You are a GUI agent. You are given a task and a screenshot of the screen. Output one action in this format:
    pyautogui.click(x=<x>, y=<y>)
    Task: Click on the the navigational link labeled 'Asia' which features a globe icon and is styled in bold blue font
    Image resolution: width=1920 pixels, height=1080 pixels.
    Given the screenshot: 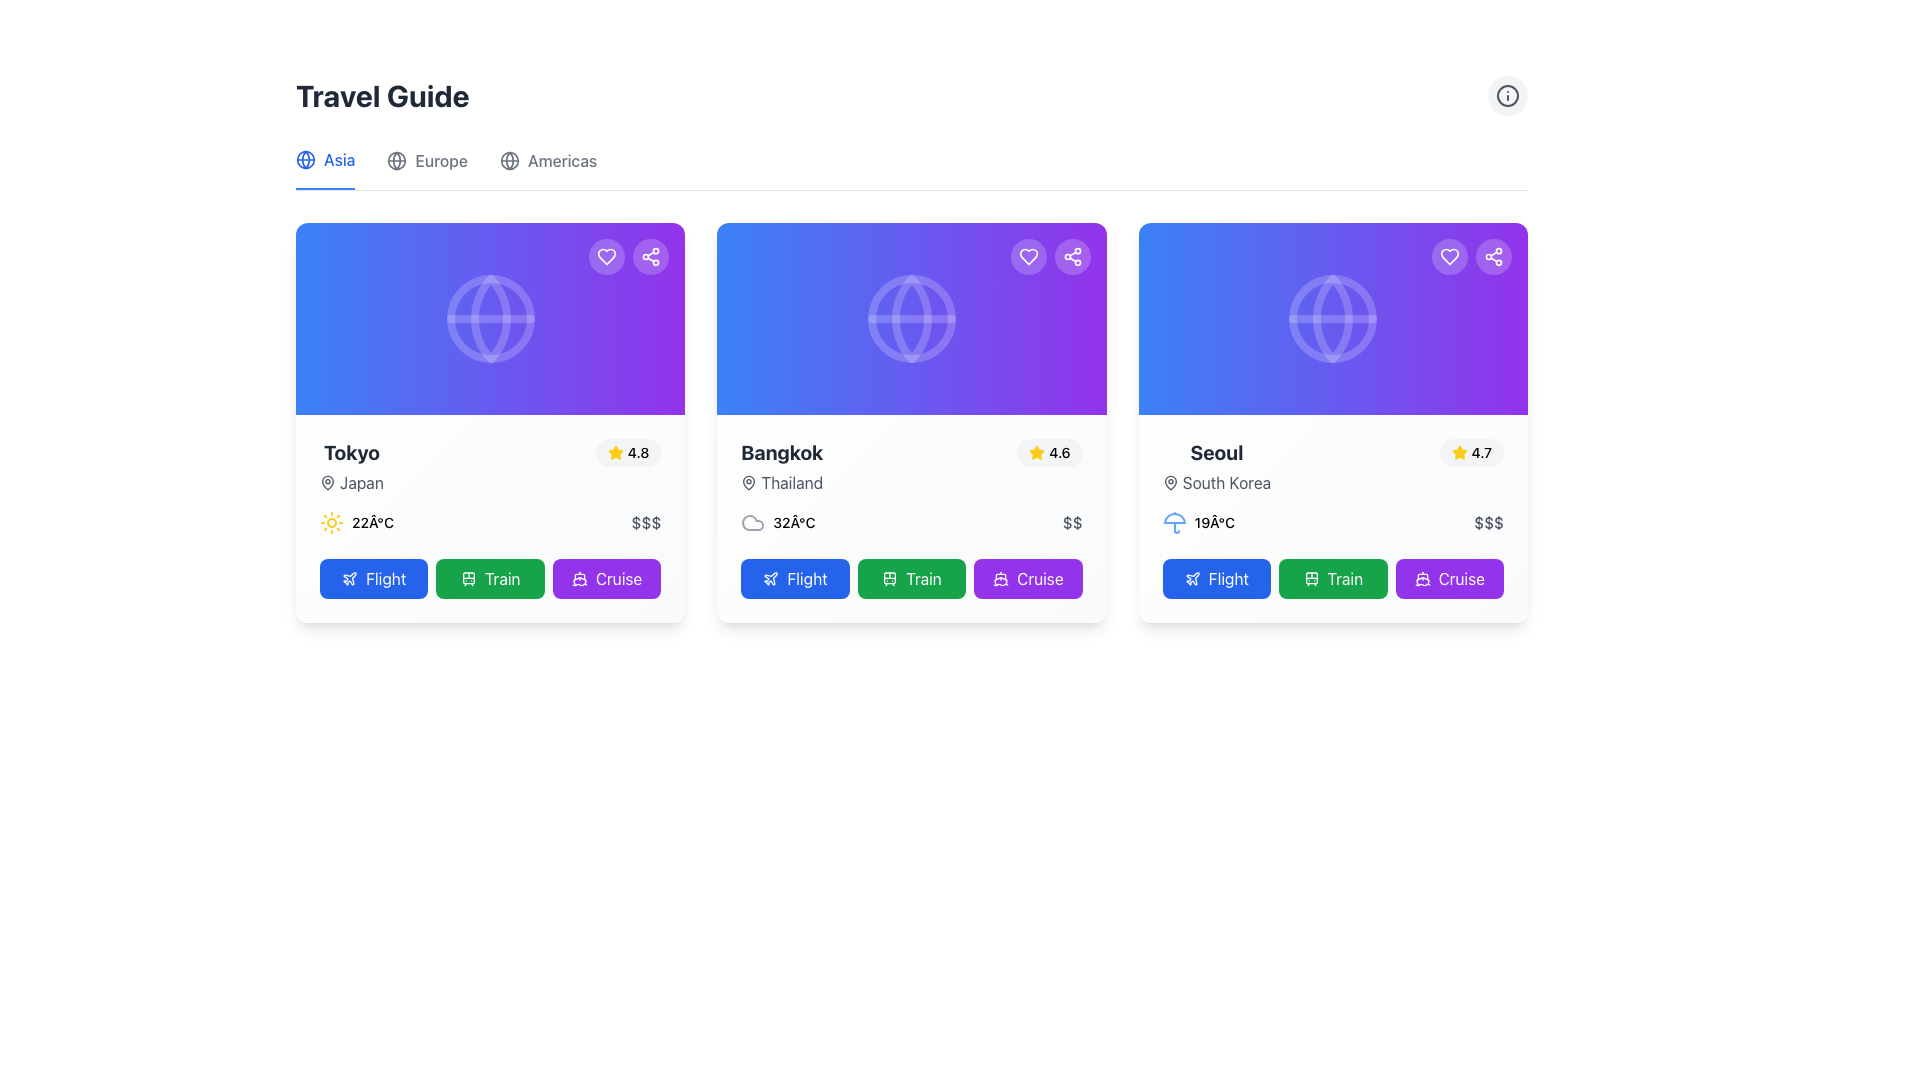 What is the action you would take?
    pyautogui.click(x=325, y=168)
    